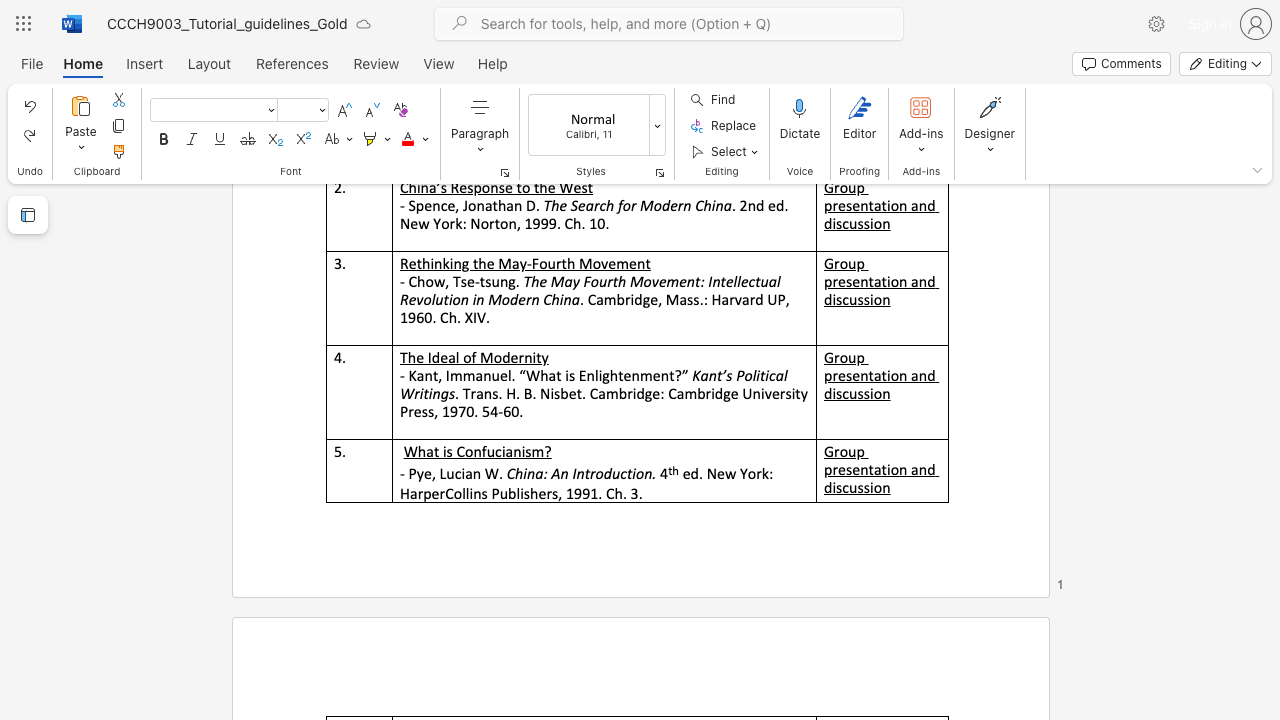 This screenshot has height=720, width=1280. Describe the element at coordinates (530, 493) in the screenshot. I see `the subset text "hers, 1991. Ch. 3" within the text "HarperCollins Publishers, 1991. Ch. 3."` at that location.